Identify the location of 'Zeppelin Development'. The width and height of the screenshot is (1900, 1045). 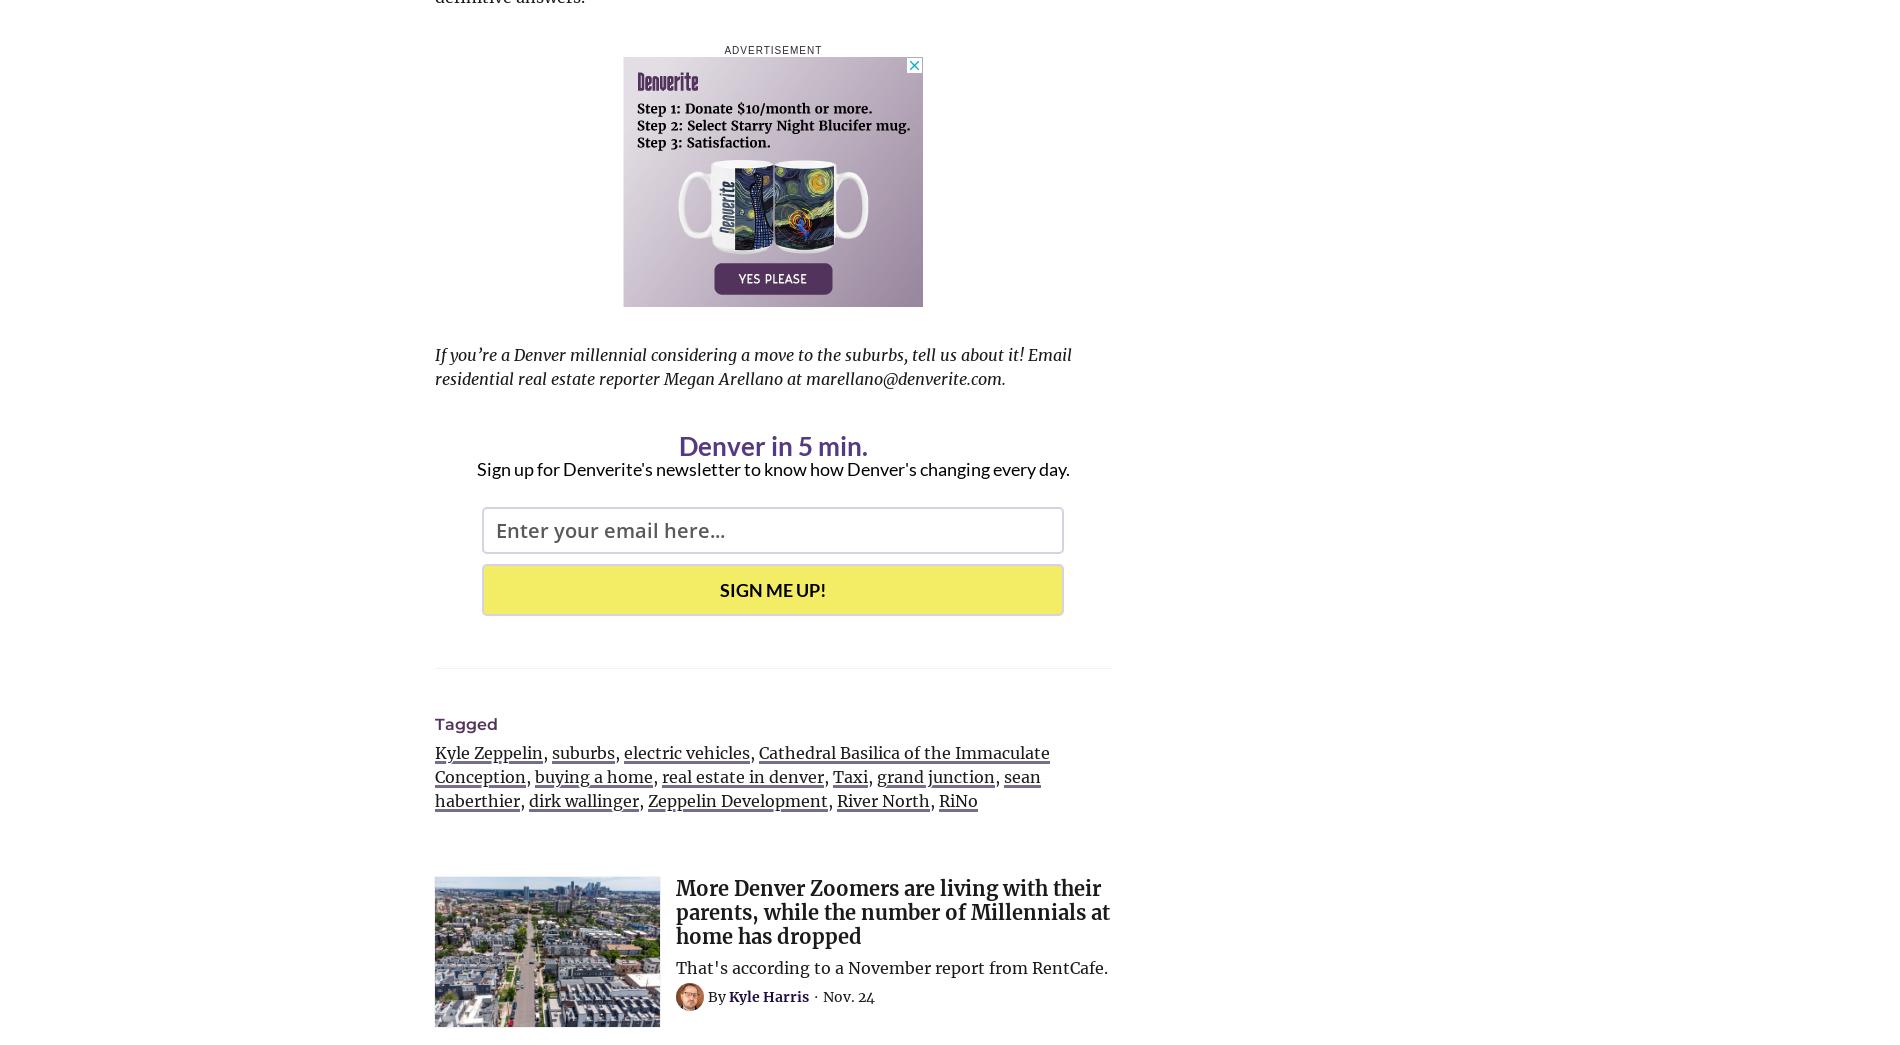
(736, 800).